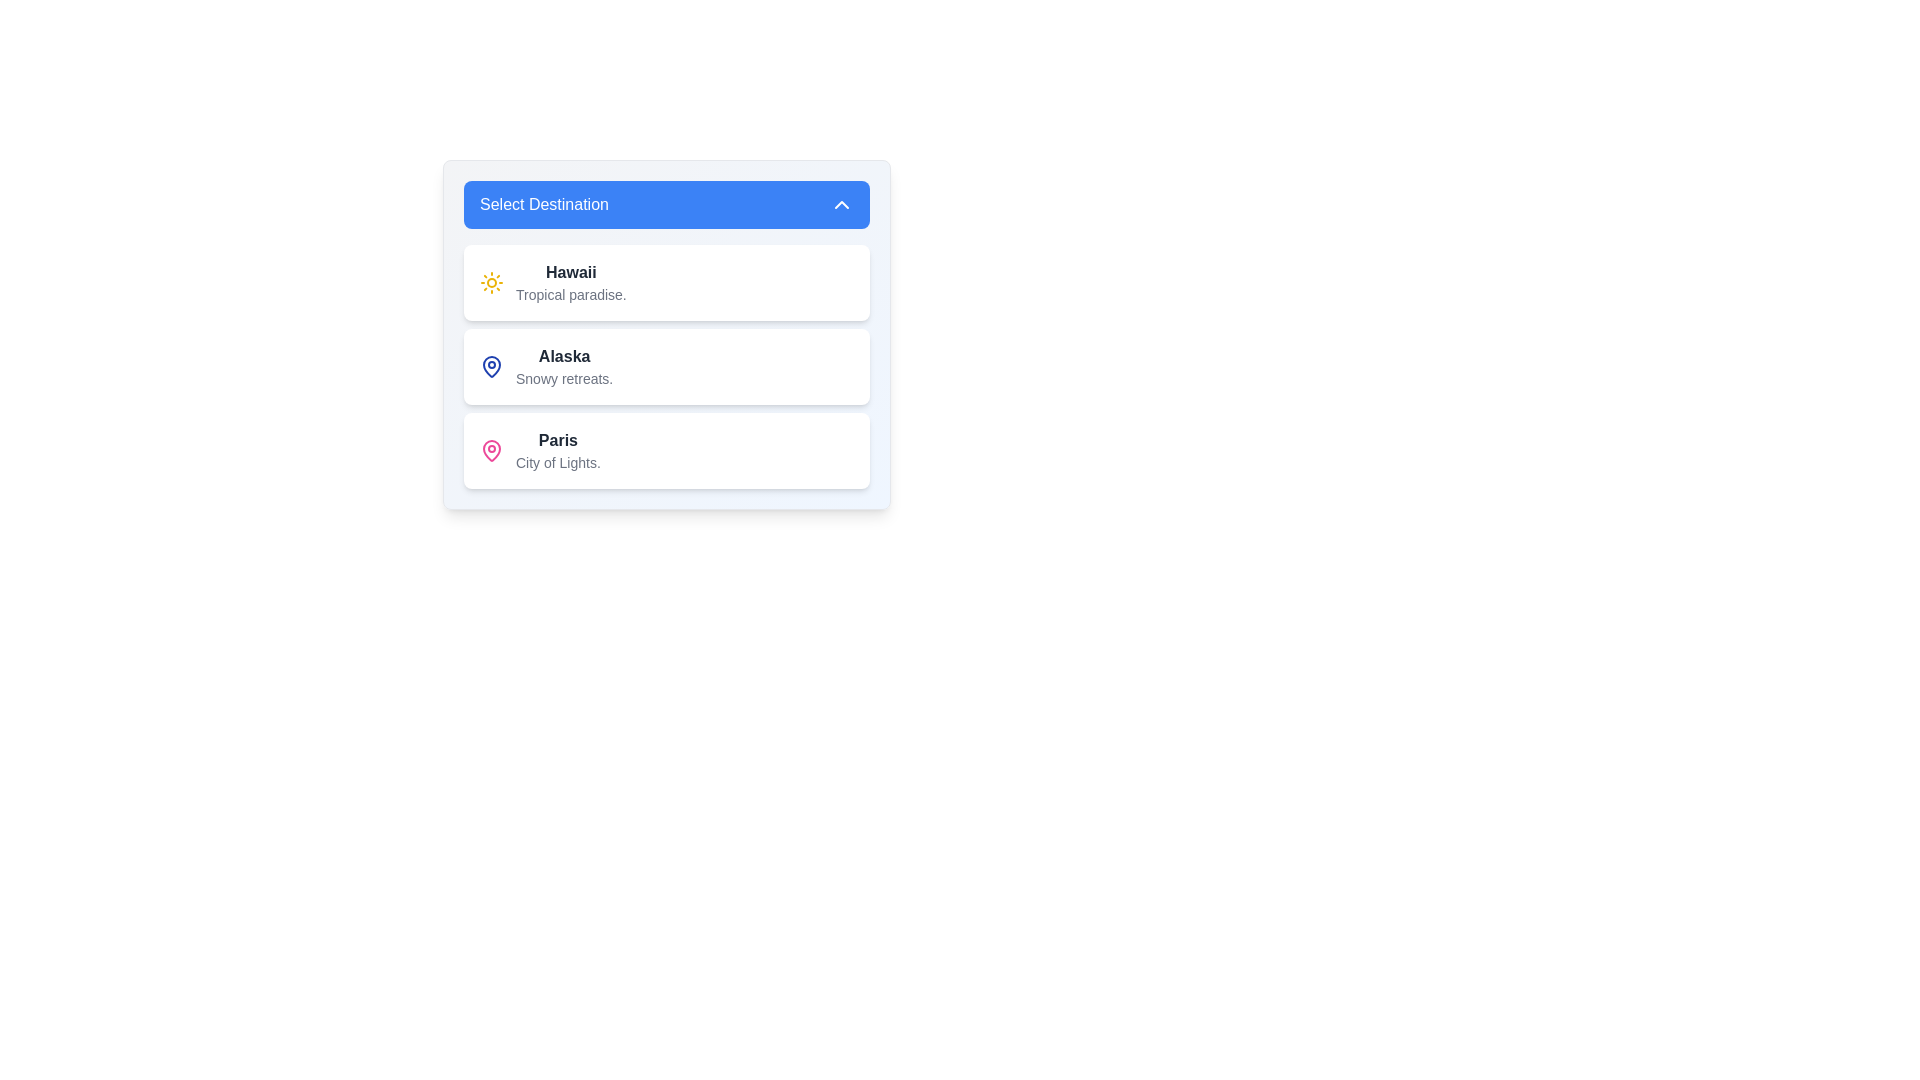 The width and height of the screenshot is (1920, 1080). Describe the element at coordinates (558, 462) in the screenshot. I see `the descriptive text label located underneath the 'Paris' title in the dropdown list` at that location.